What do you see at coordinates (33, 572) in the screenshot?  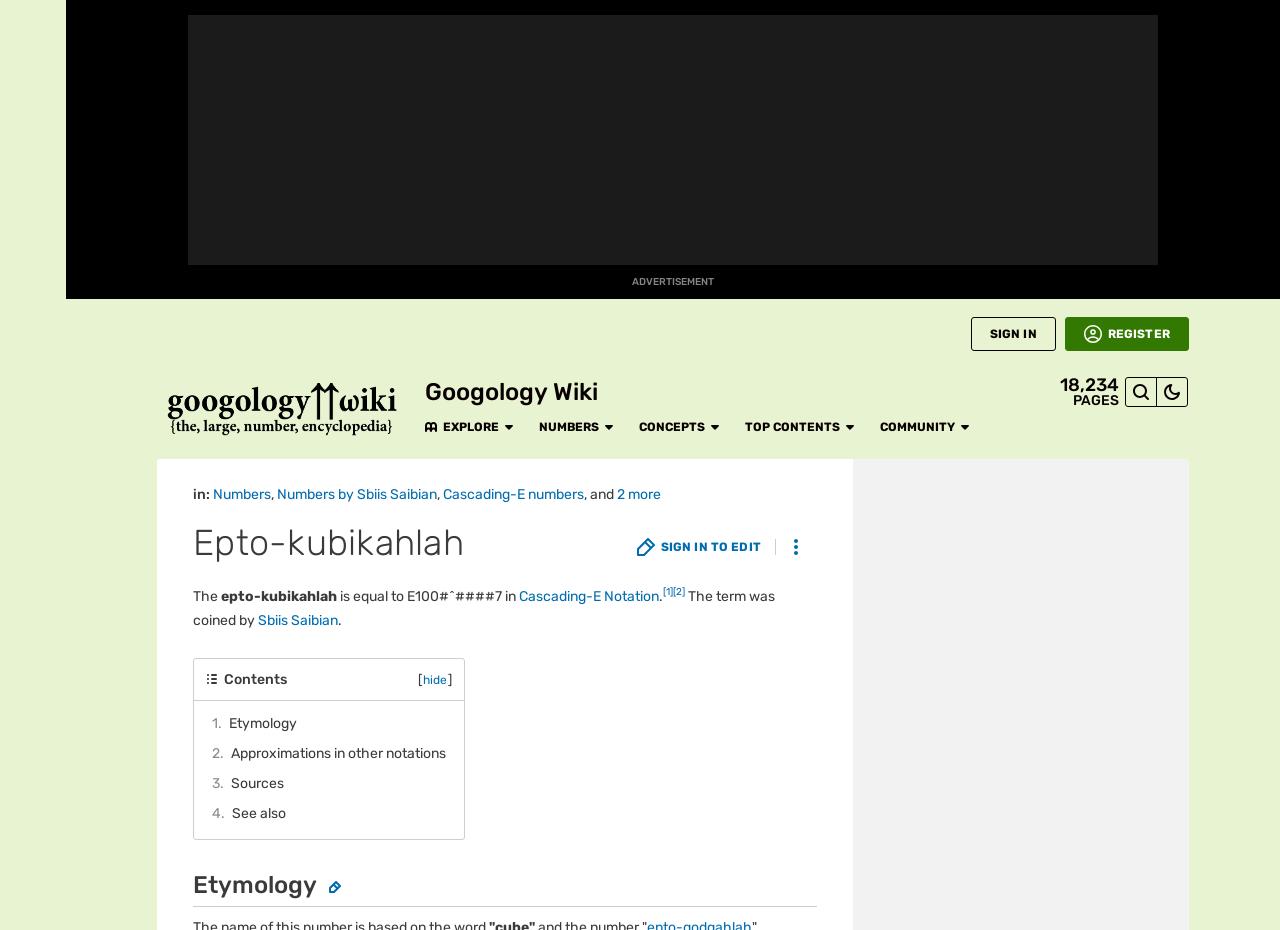 I see `'Video'` at bounding box center [33, 572].